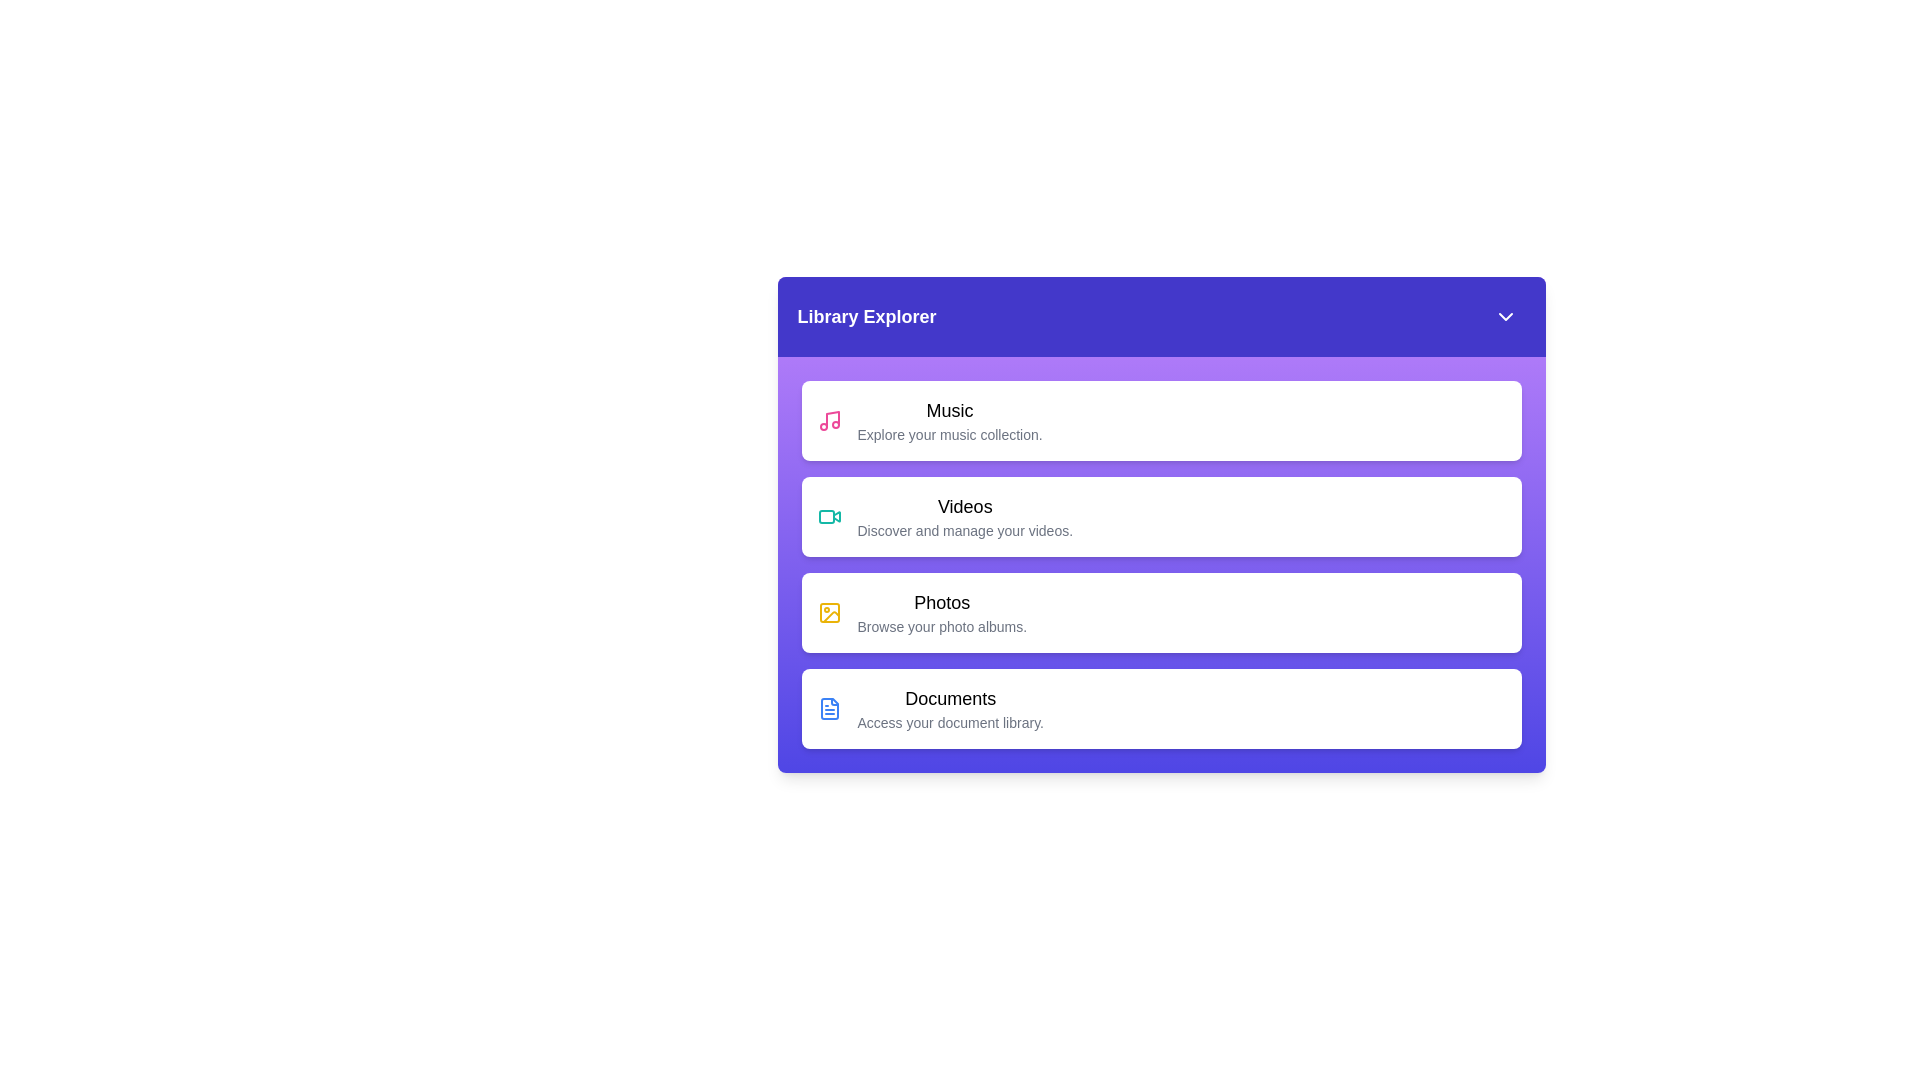 This screenshot has width=1920, height=1080. What do you see at coordinates (1161, 708) in the screenshot?
I see `the library item Documents to read its description` at bounding box center [1161, 708].